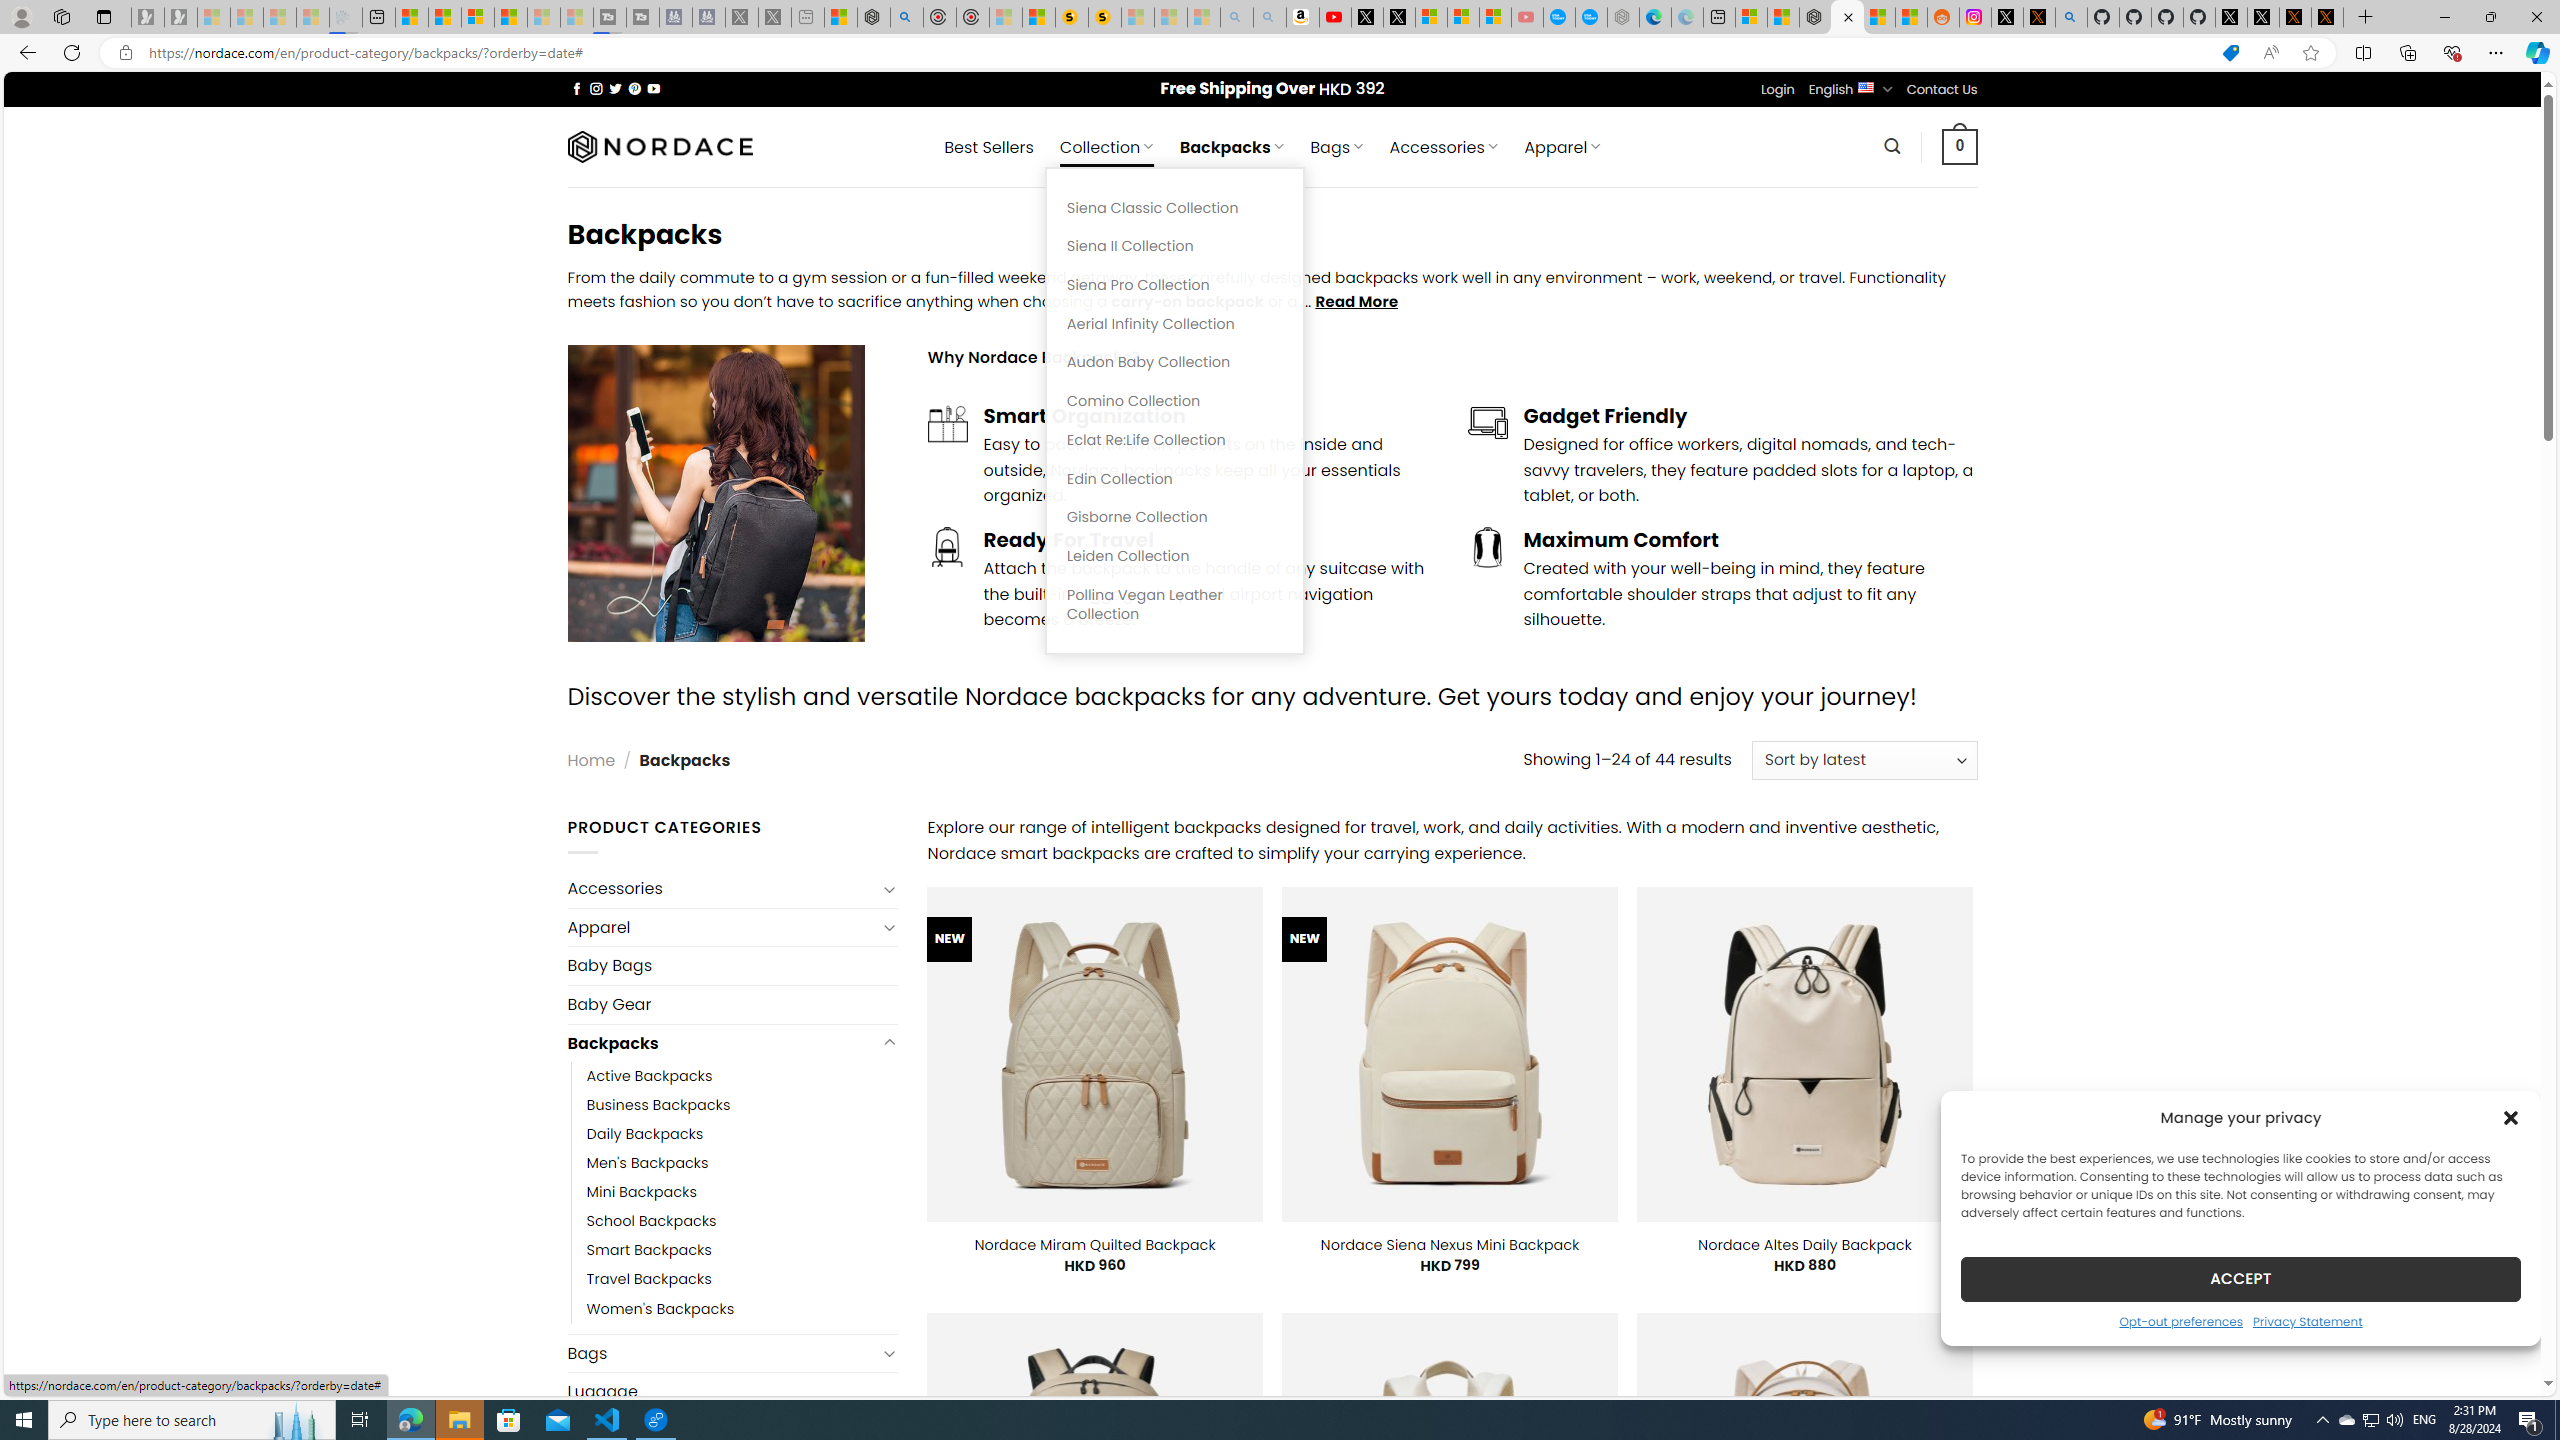  I want to click on 'Wildlife - MSN', so click(839, 16).